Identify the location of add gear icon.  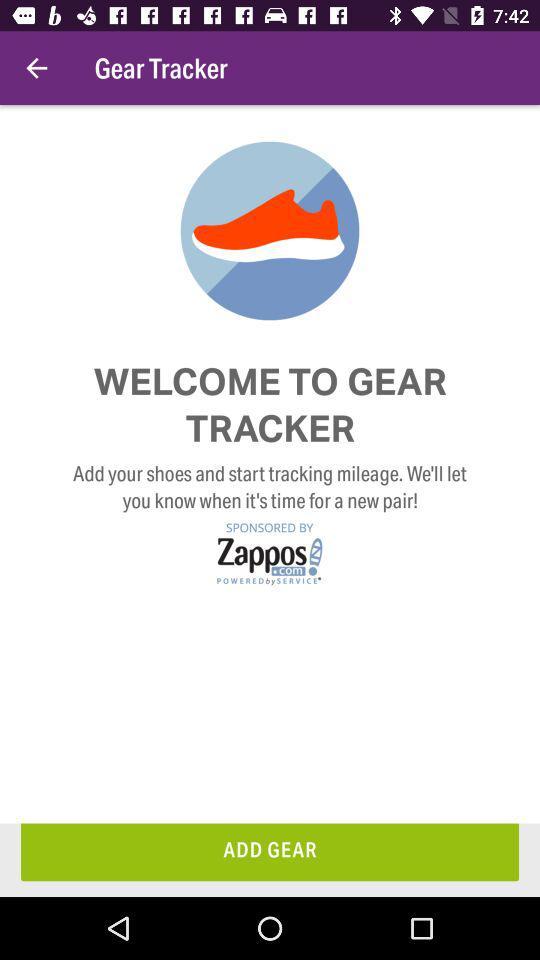
(270, 851).